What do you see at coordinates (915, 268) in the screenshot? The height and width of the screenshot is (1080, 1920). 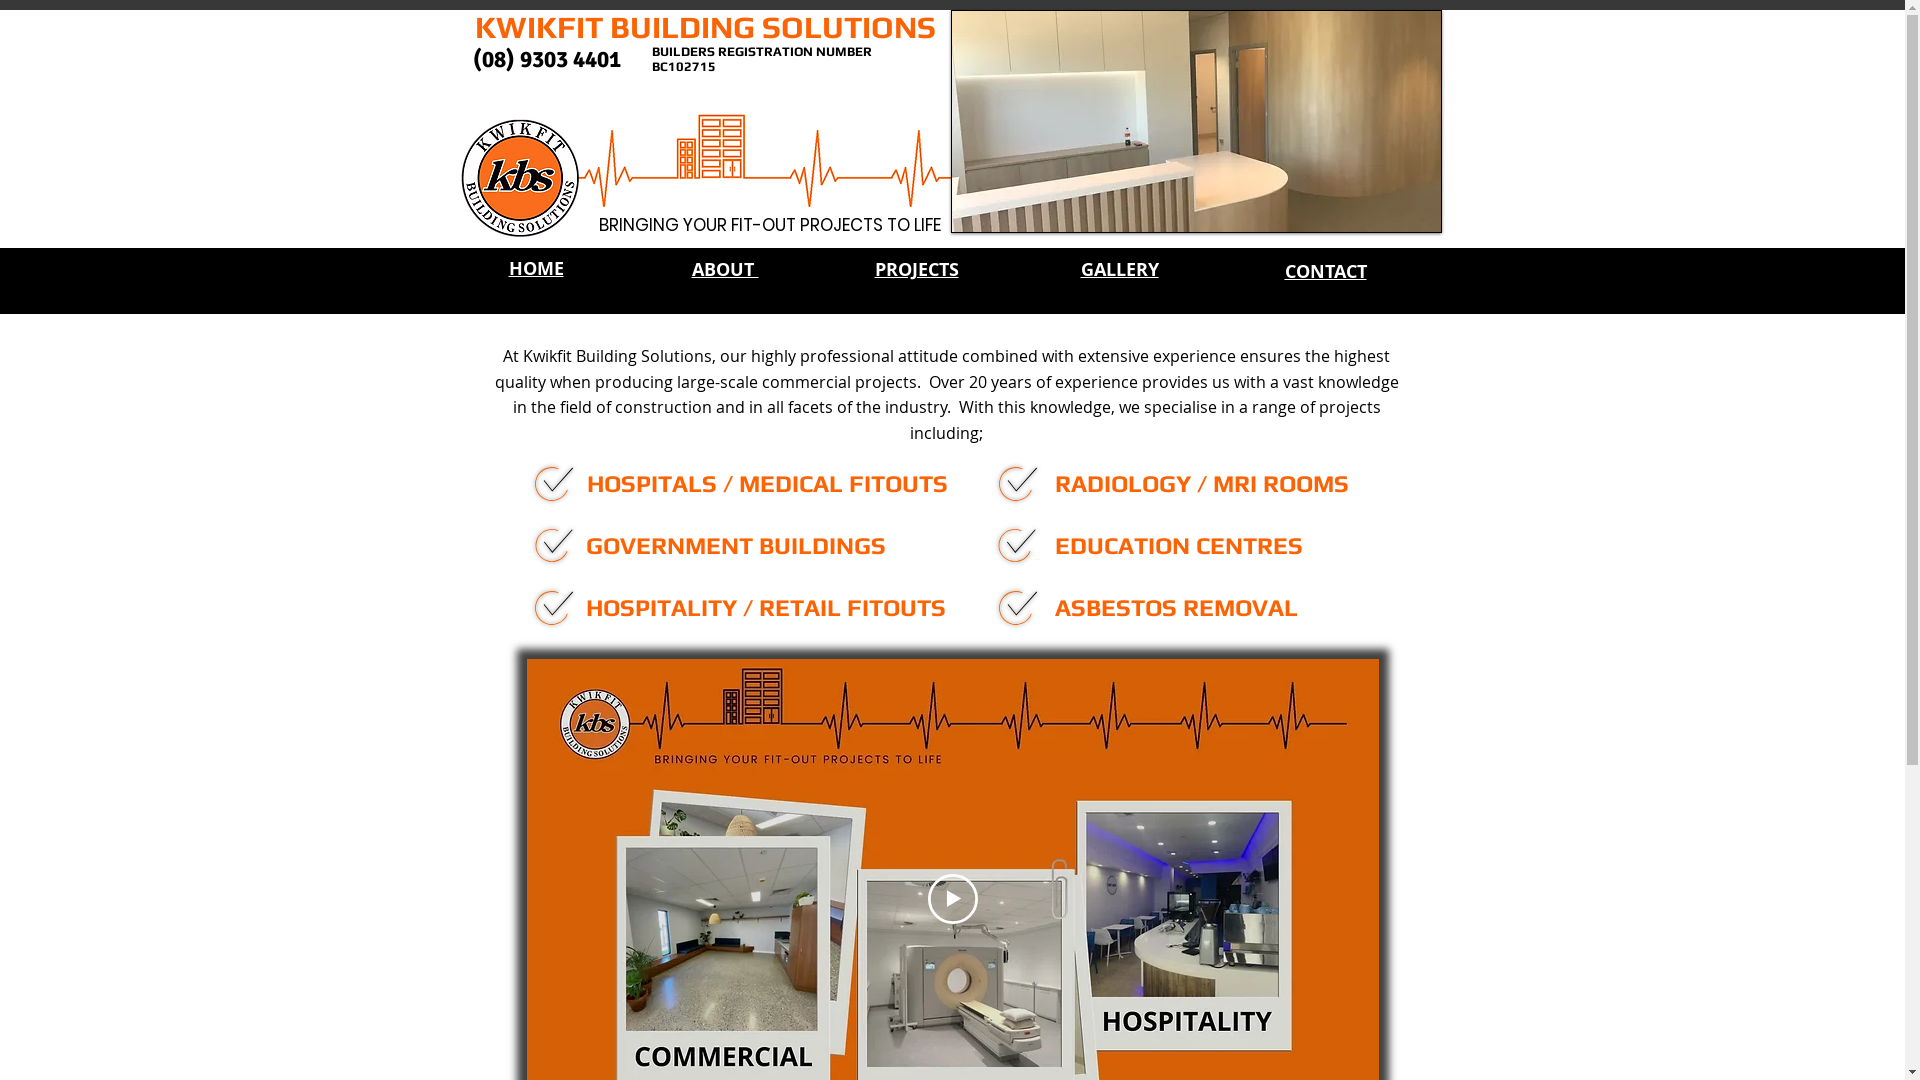 I see `'PROJECTS'` at bounding box center [915, 268].